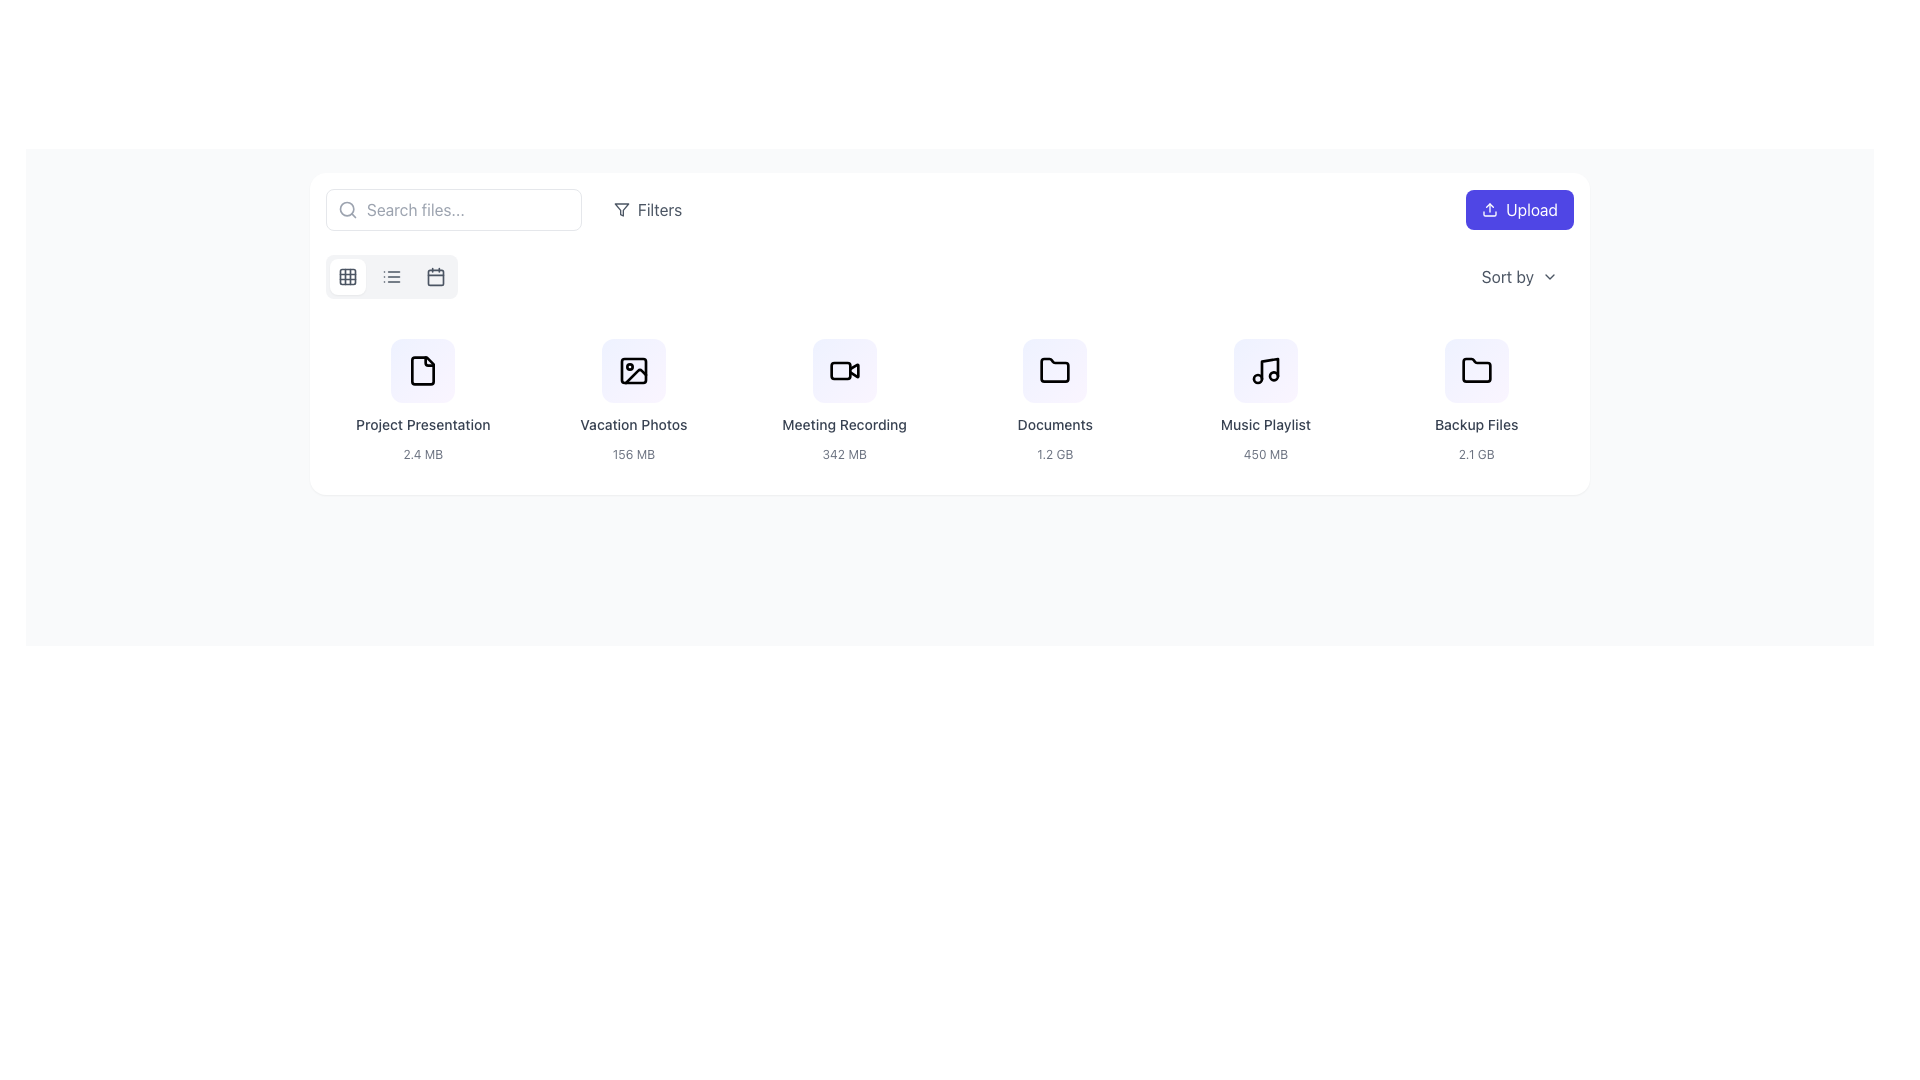  I want to click on the downward arrow symbol of the dropdown indicator located in the 'Sort by' section, so click(1549, 277).